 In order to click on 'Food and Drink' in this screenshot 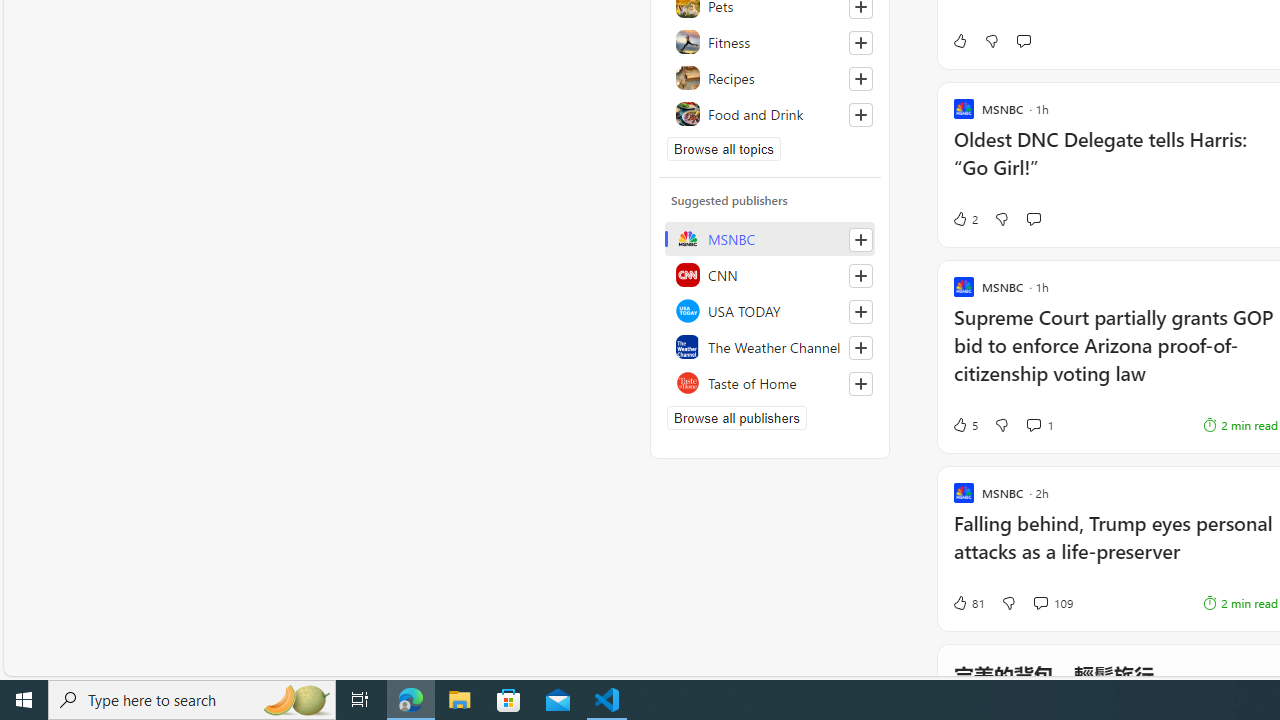, I will do `click(769, 114)`.